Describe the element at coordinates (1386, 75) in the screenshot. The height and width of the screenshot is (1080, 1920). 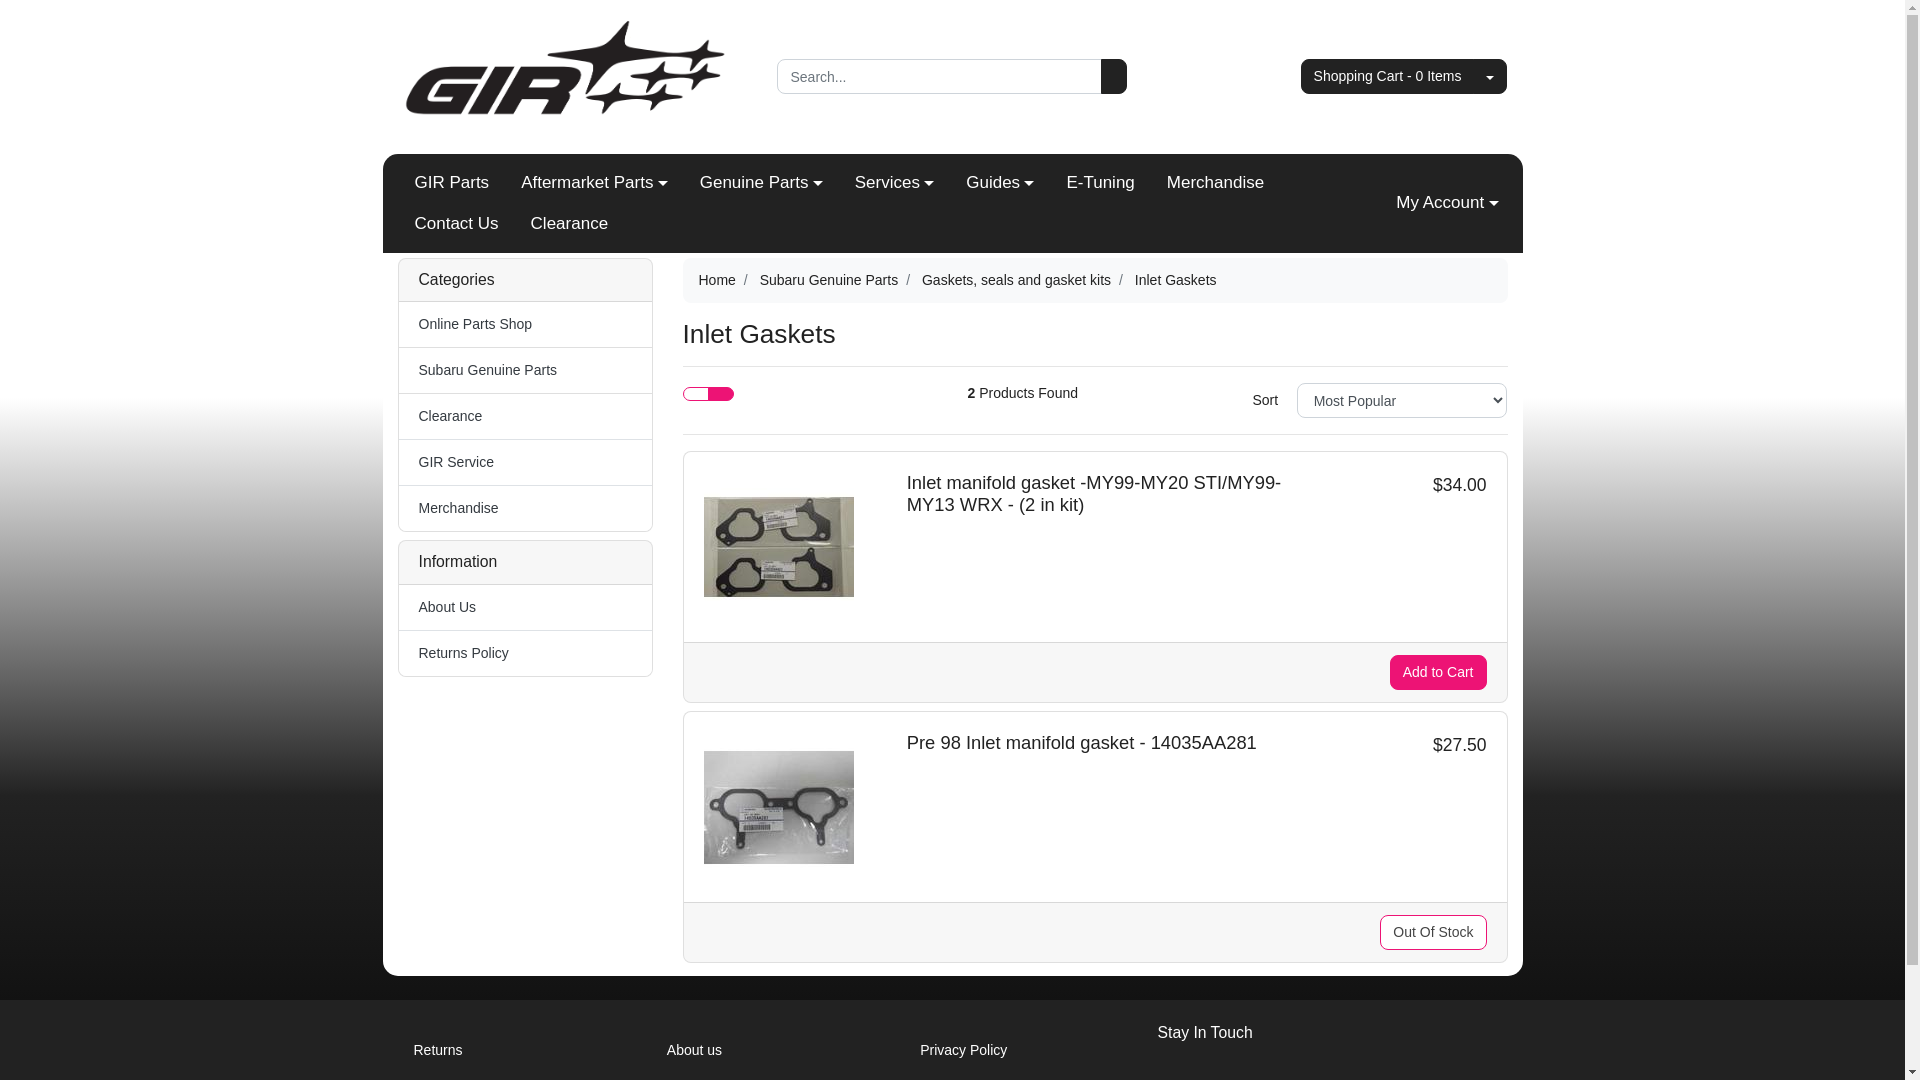
I see `'Shopping Cart - 0 Items'` at that location.